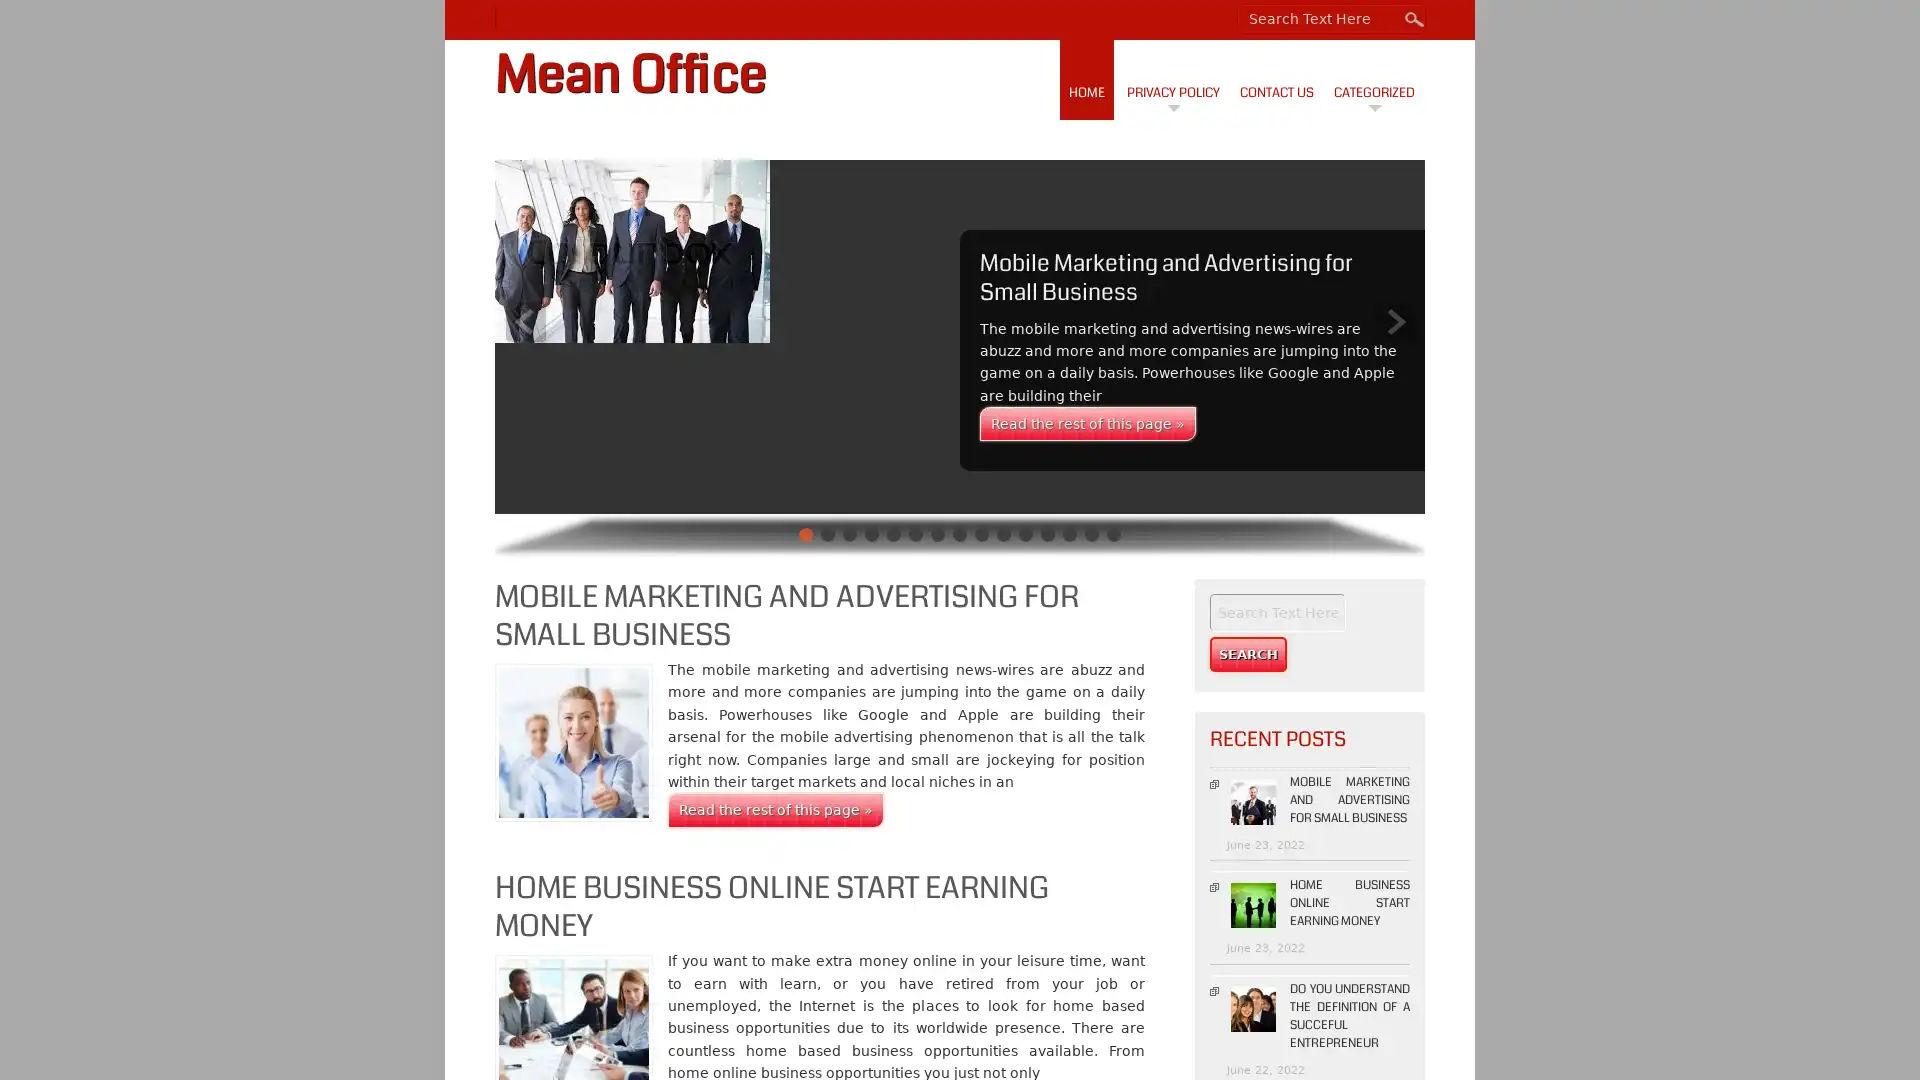 The image size is (1920, 1080). What do you see at coordinates (1247, 654) in the screenshot?
I see `Search` at bounding box center [1247, 654].